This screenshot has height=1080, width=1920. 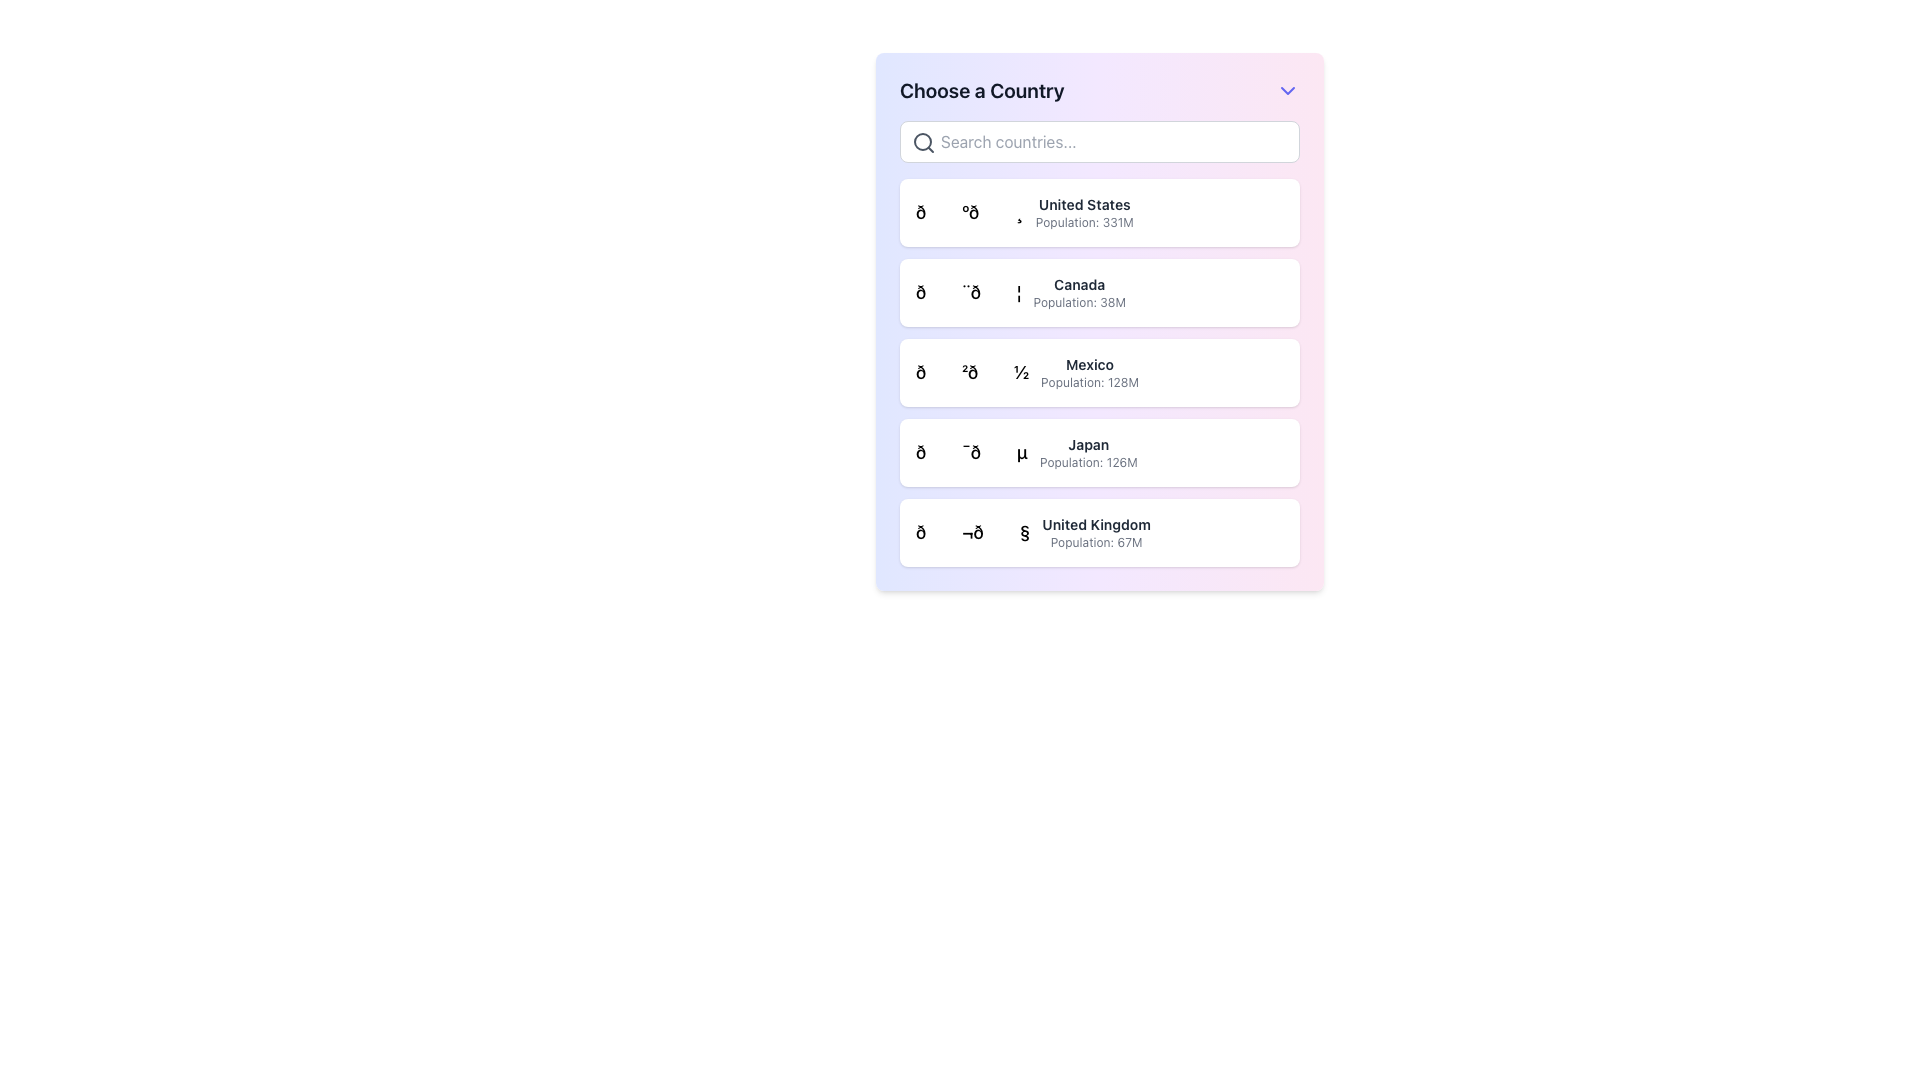 What do you see at coordinates (1095, 543) in the screenshot?
I see `the text label displaying population statistics for the 'United Kingdom' located directly below the 'United Kingdom' label in the country selection menu` at bounding box center [1095, 543].